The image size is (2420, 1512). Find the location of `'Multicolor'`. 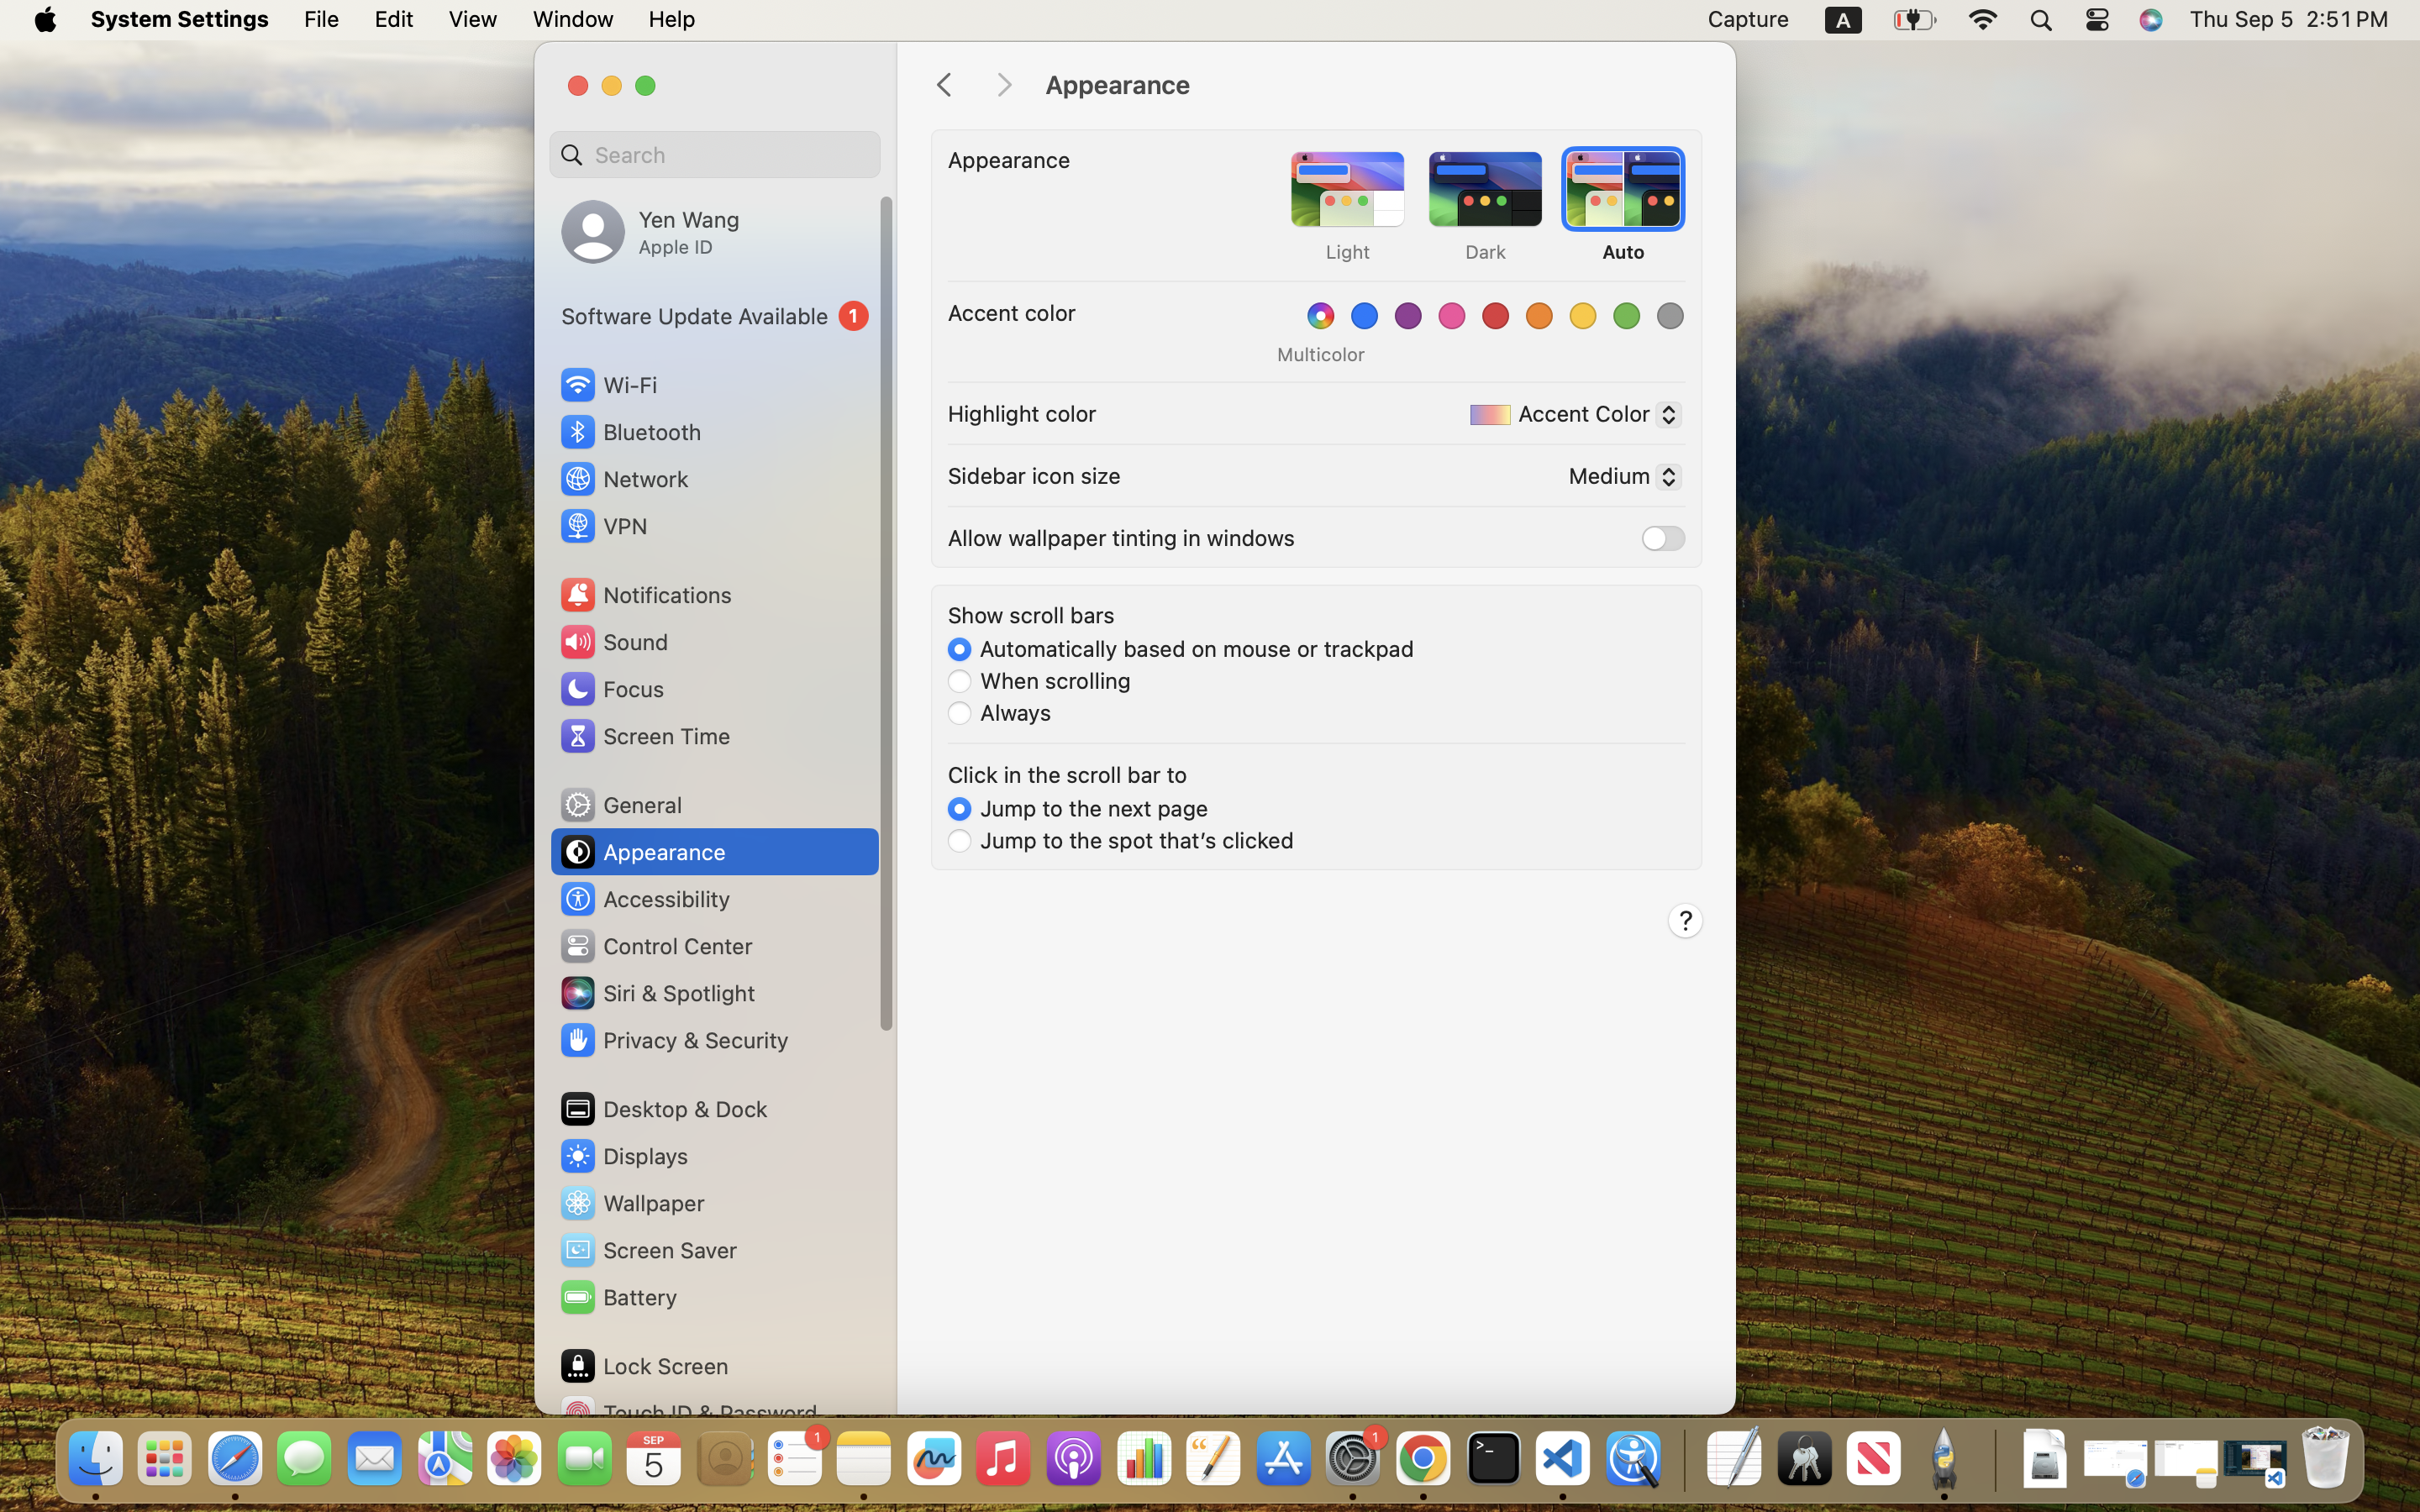

'Multicolor' is located at coordinates (1319, 353).